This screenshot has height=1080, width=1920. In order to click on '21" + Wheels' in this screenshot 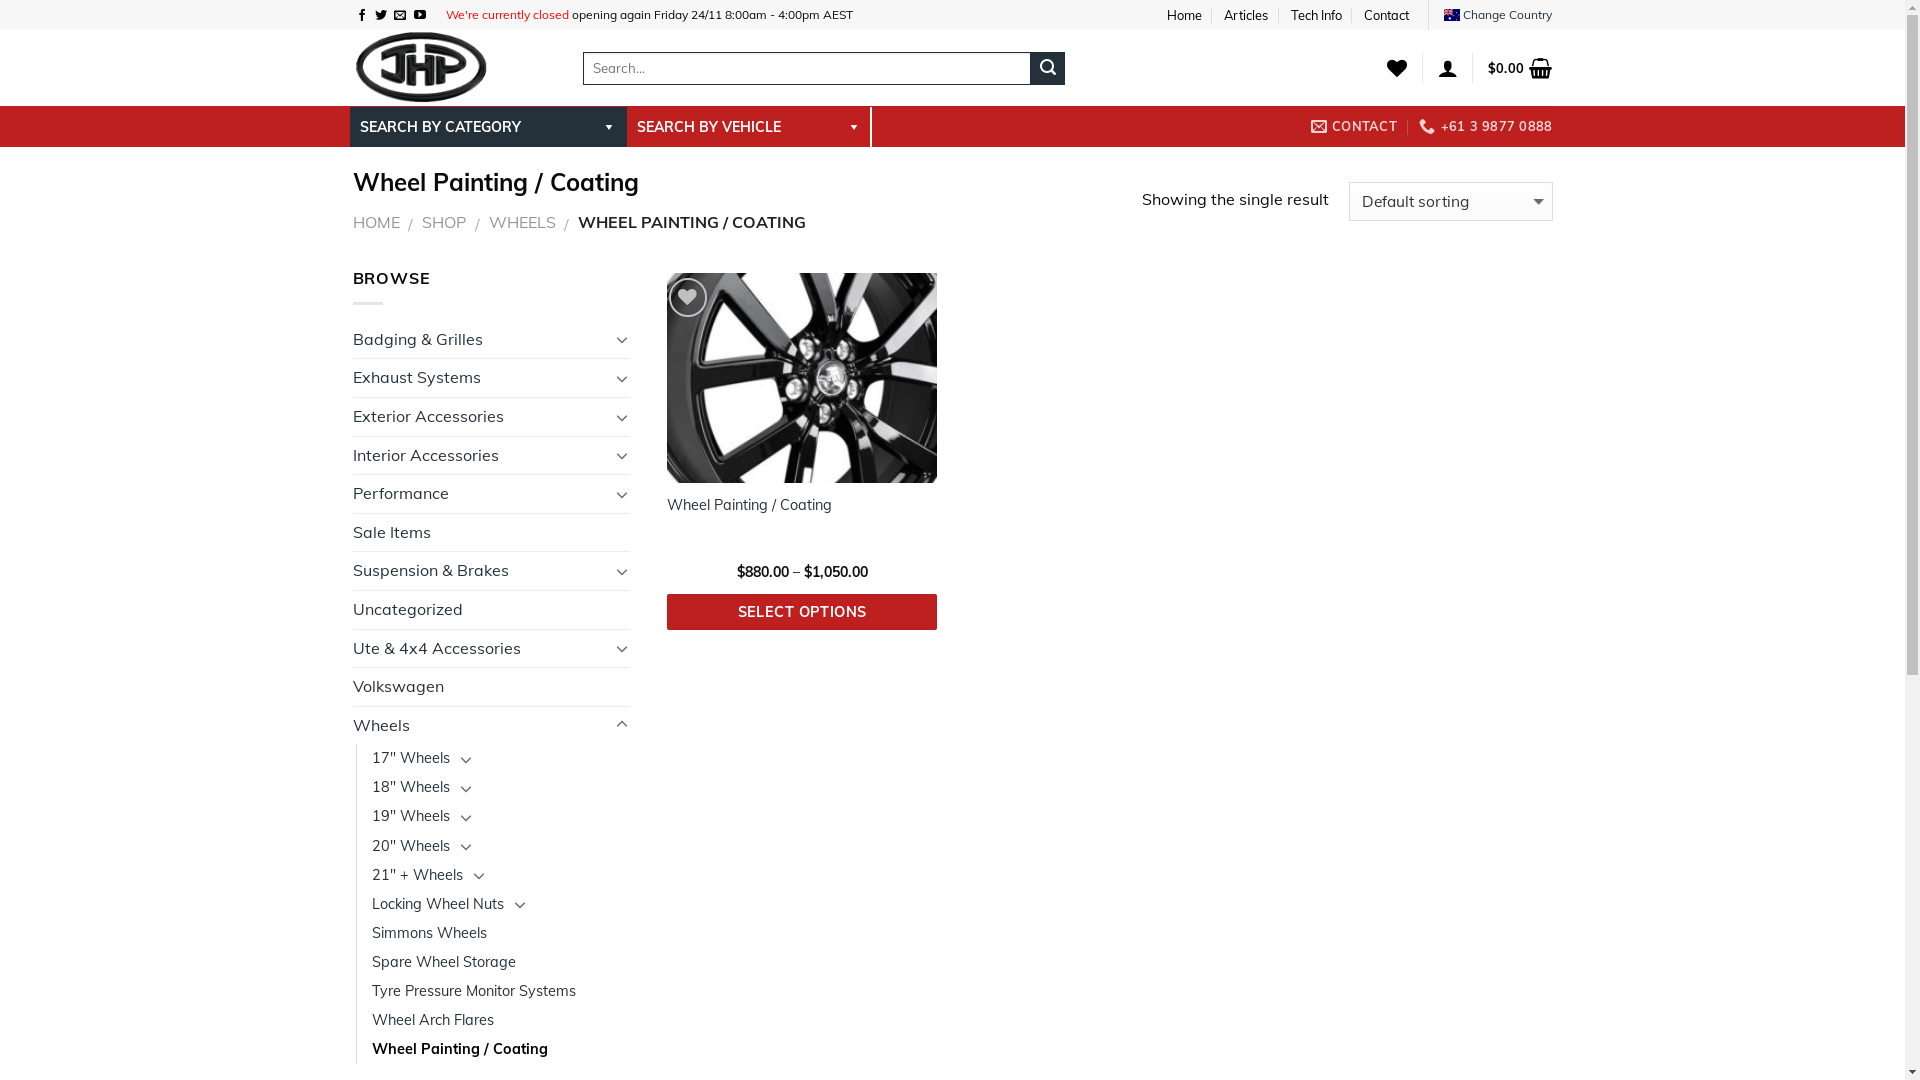, I will do `click(416, 874)`.